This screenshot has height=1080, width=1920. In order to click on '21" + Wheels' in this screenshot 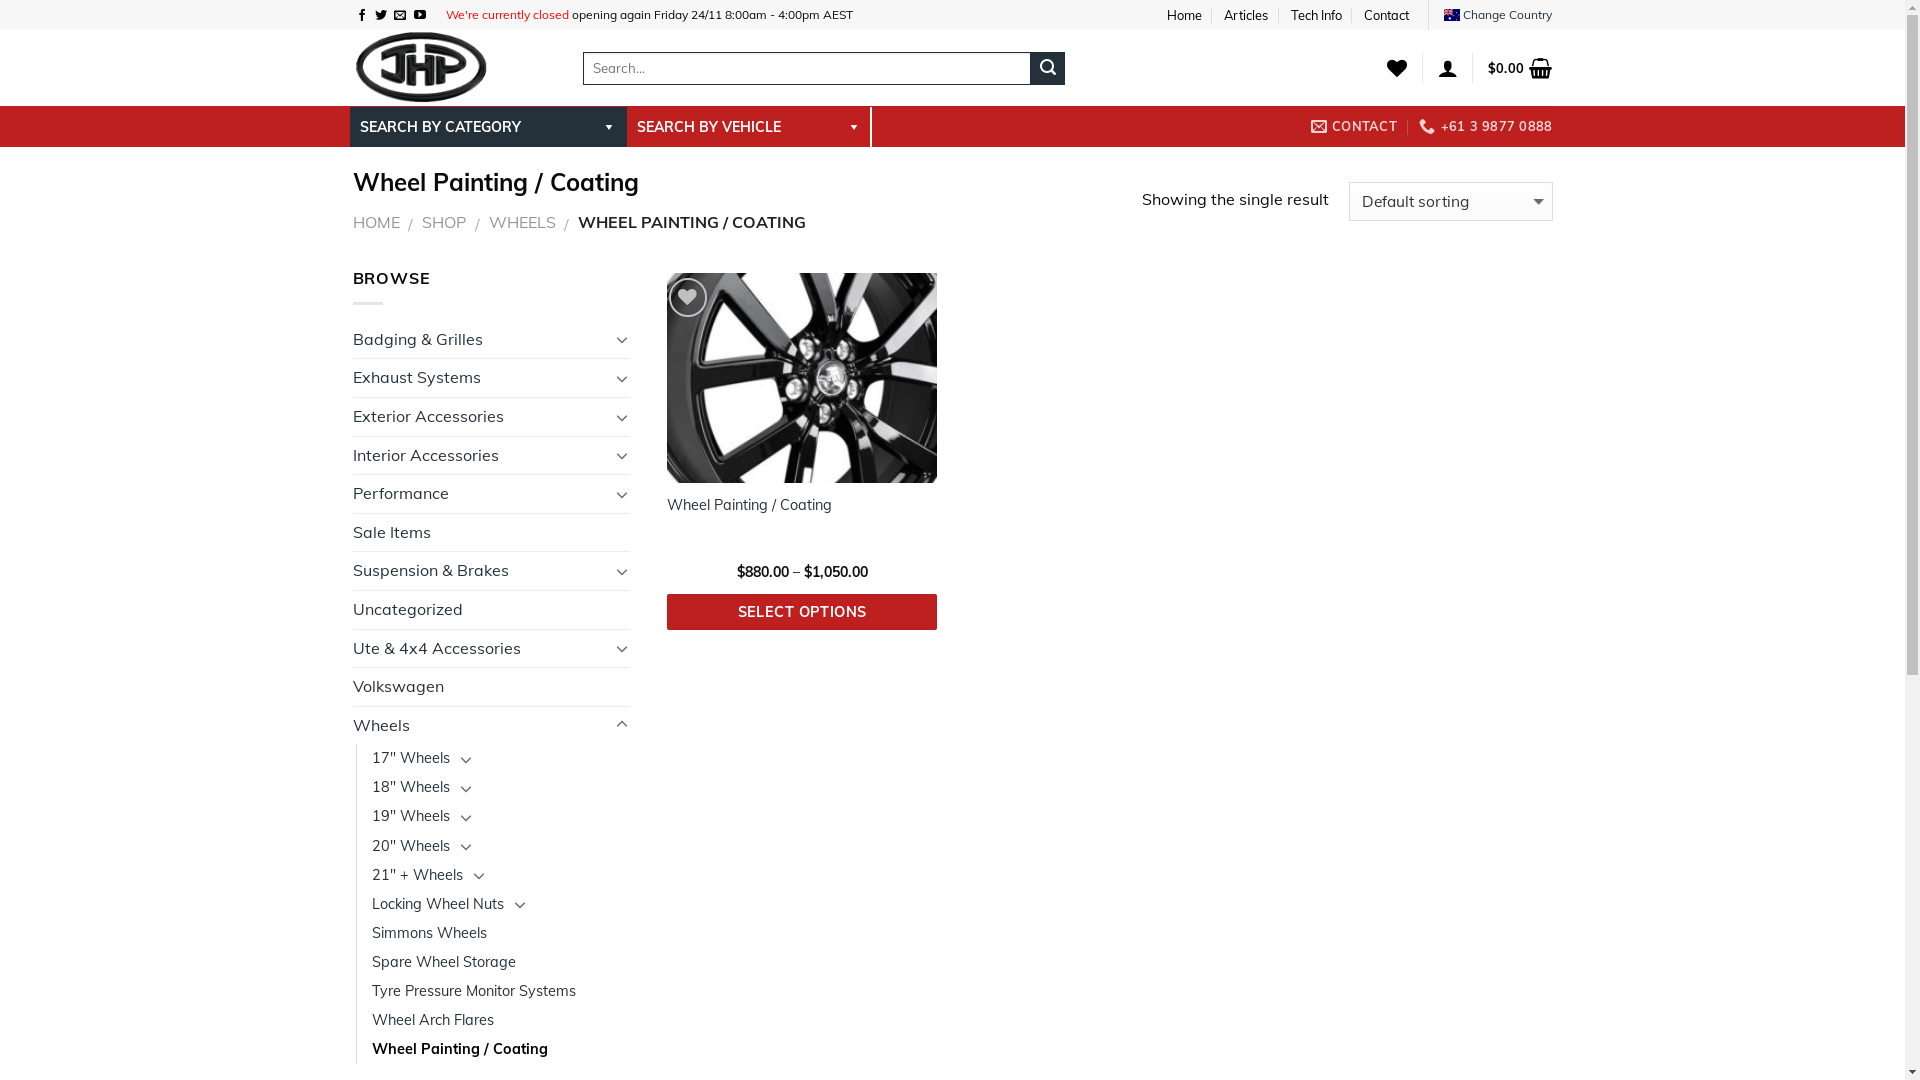, I will do `click(416, 874)`.